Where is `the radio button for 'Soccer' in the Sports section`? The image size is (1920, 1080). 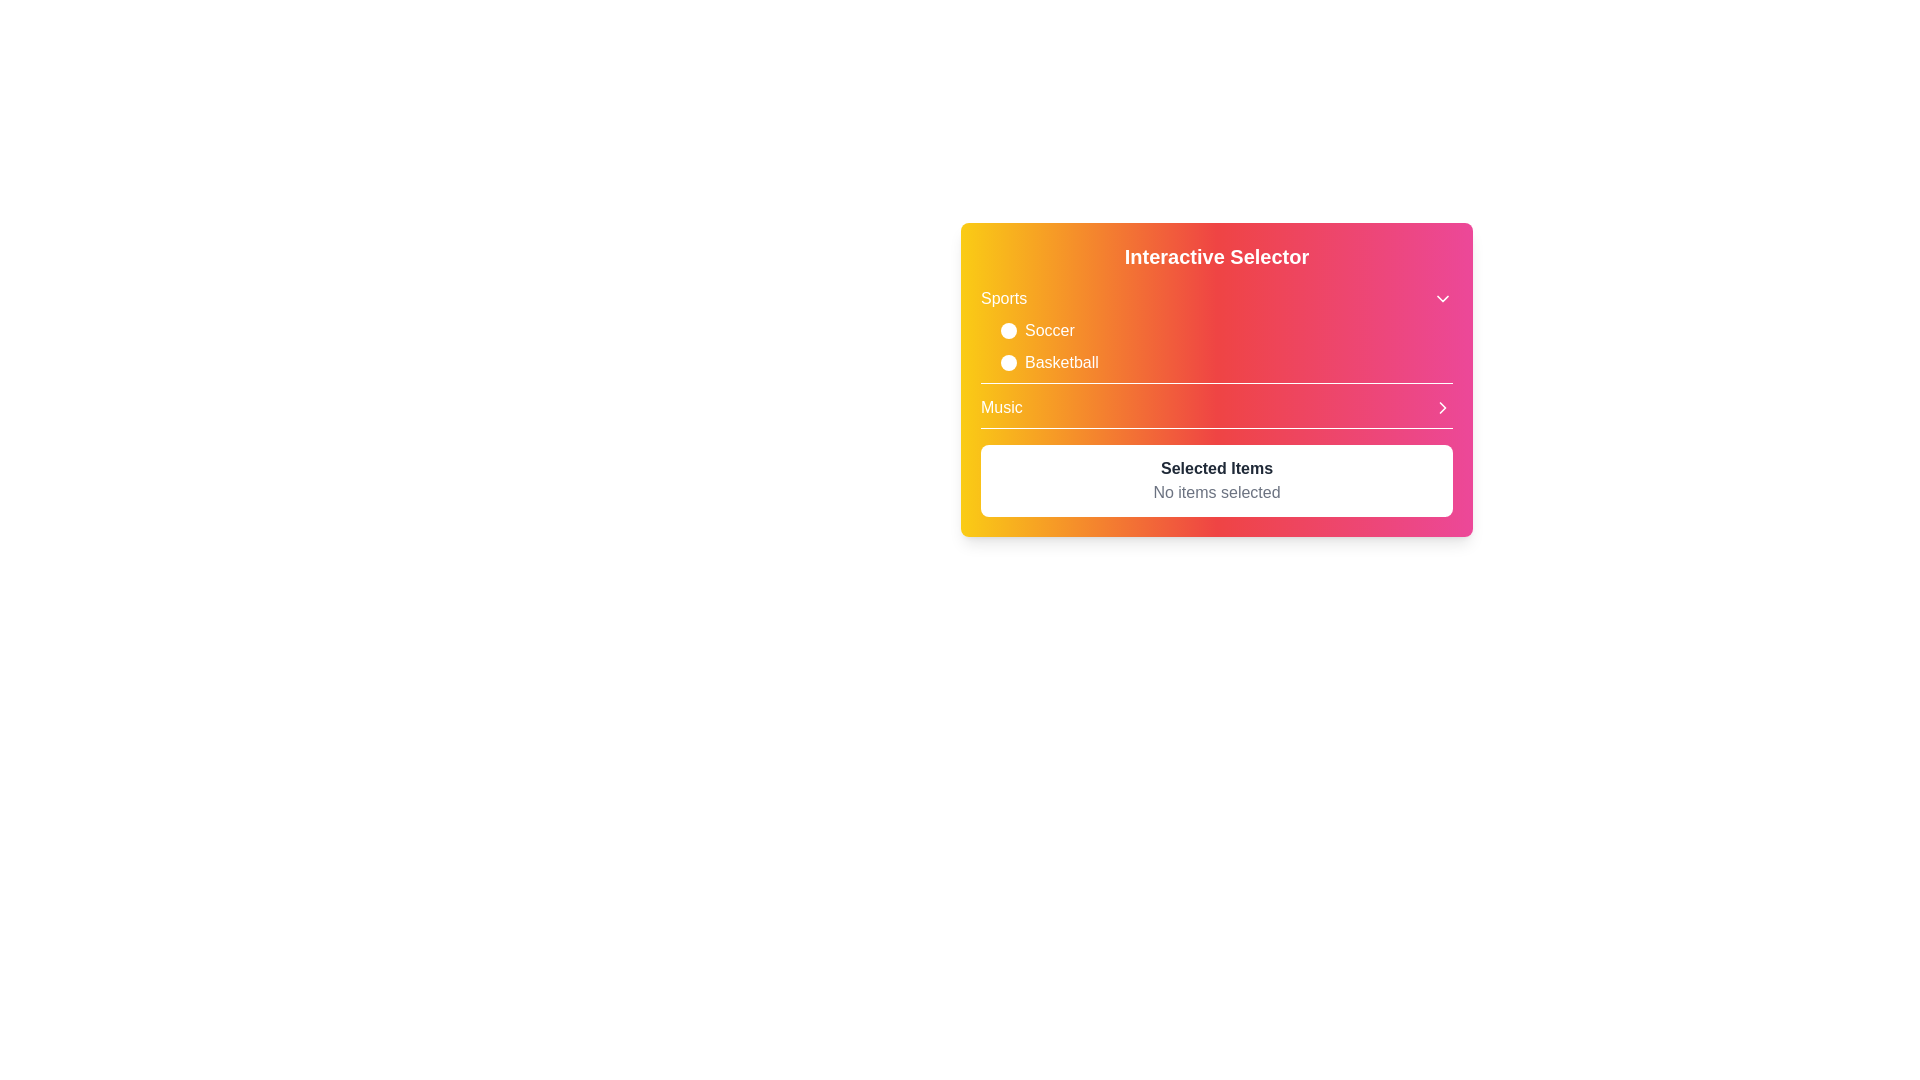
the radio button for 'Soccer' in the Sports section is located at coordinates (1216, 346).